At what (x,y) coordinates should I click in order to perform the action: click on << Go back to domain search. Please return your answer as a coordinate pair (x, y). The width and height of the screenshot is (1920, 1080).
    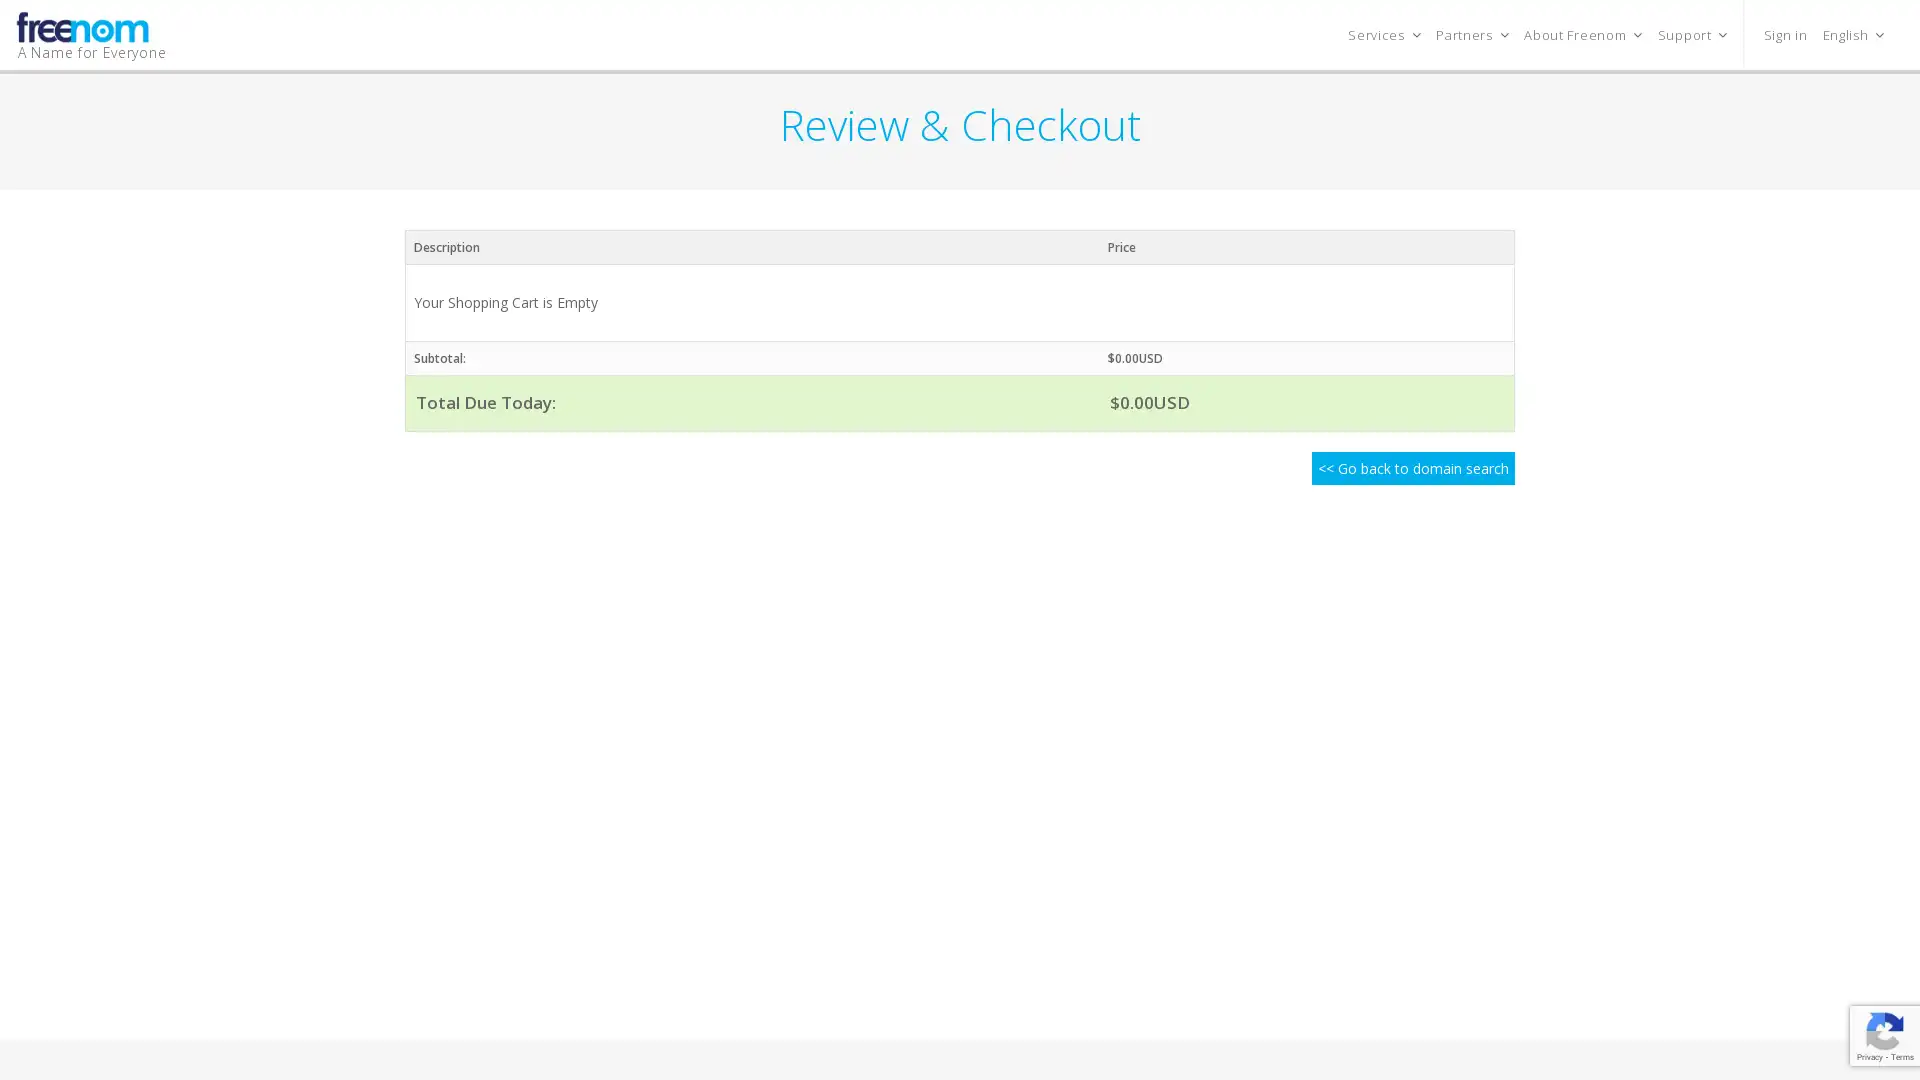
    Looking at the image, I should click on (1412, 467).